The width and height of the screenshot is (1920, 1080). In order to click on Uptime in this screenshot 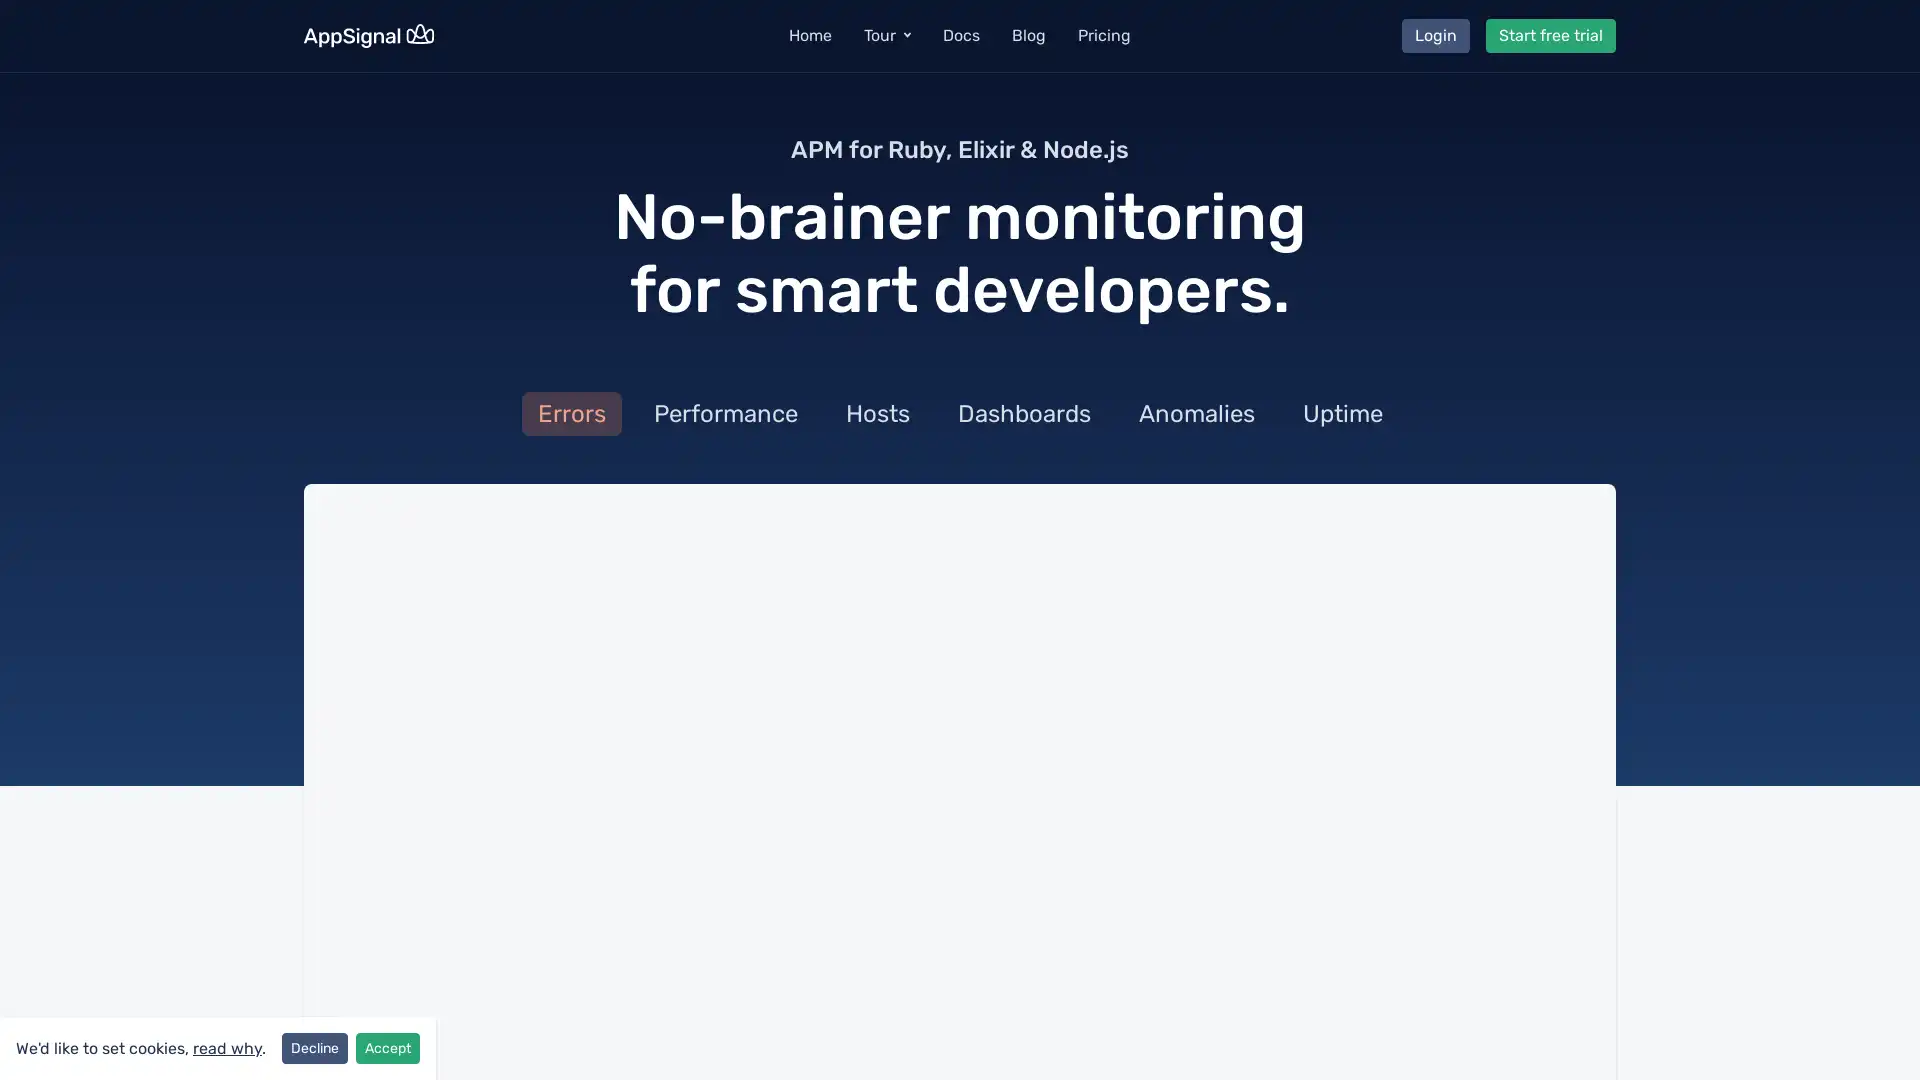, I will do `click(1342, 411)`.